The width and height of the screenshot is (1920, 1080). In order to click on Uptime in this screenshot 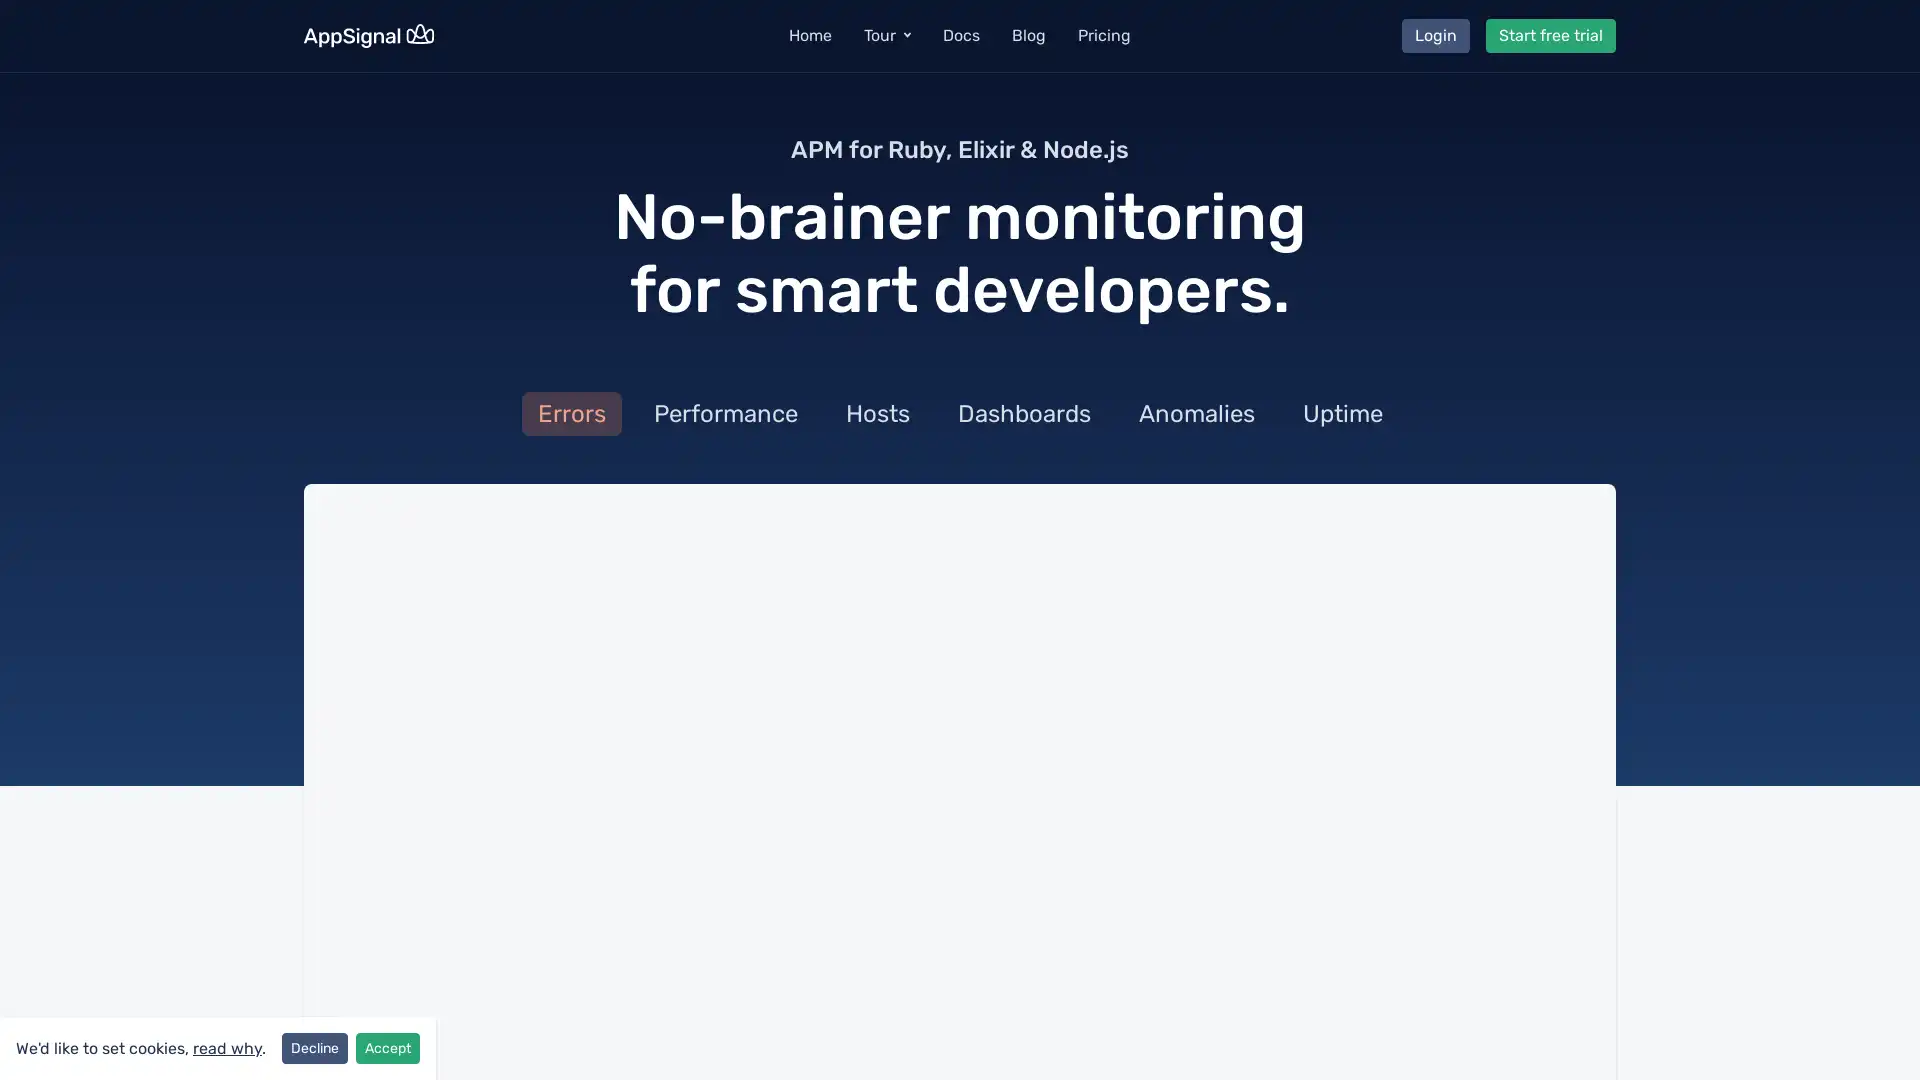, I will do `click(1342, 411)`.